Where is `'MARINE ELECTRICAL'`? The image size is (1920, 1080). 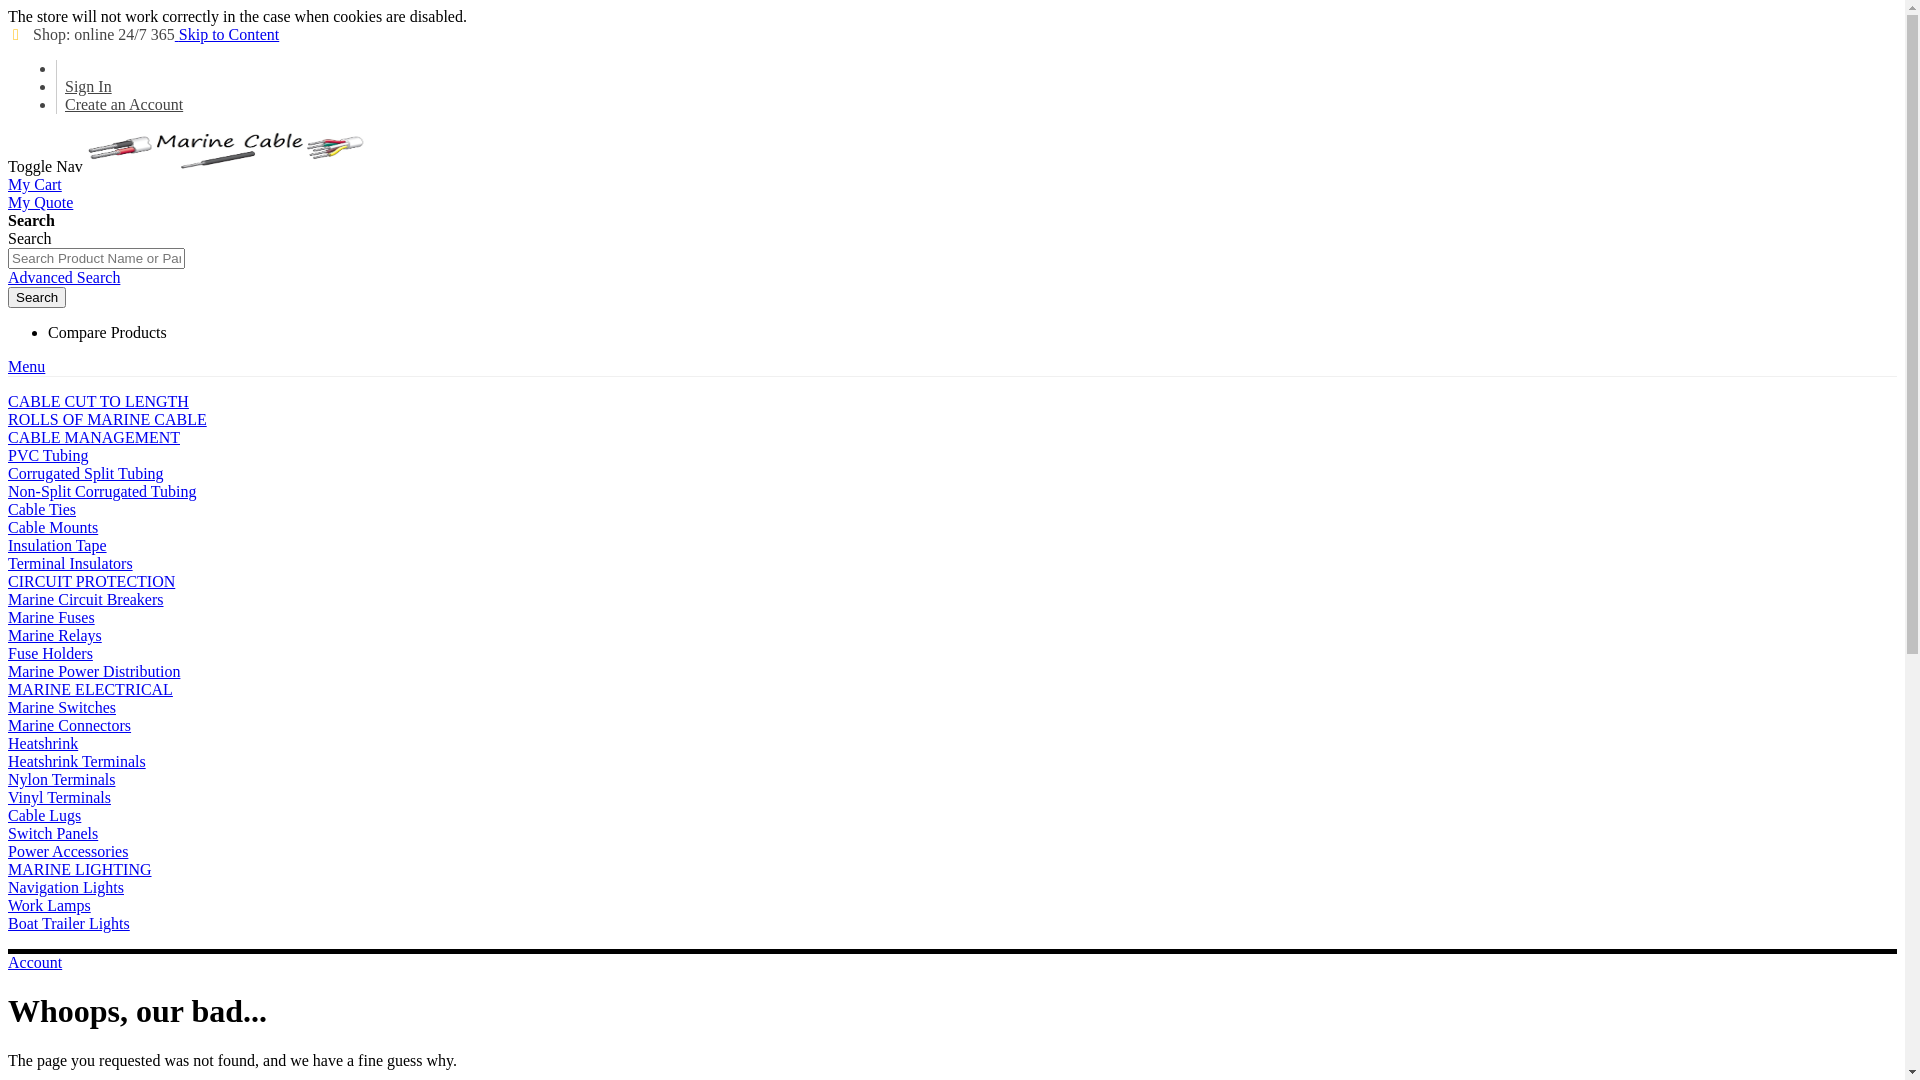 'MARINE ELECTRICAL' is located at coordinates (89, 688).